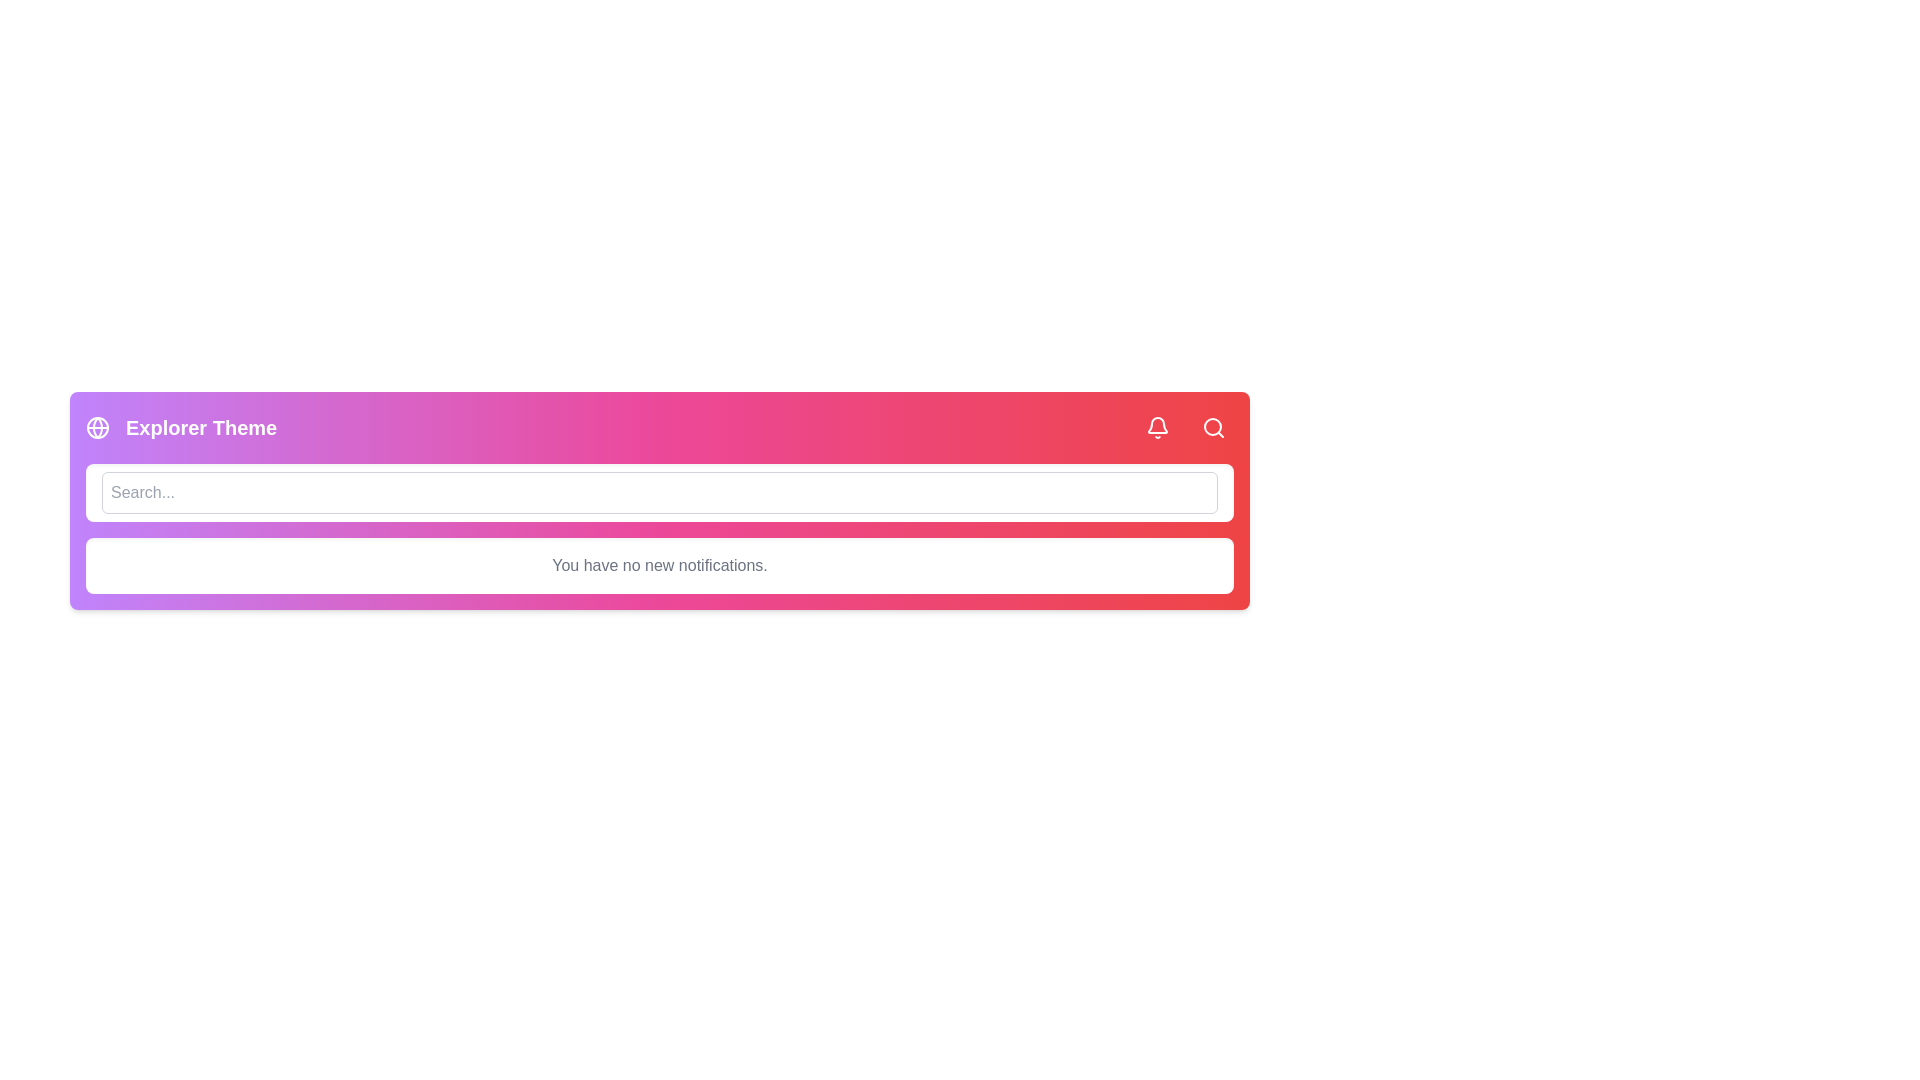  Describe the element at coordinates (1213, 427) in the screenshot. I see `the circular search button with a magnifying glass icon located in the top-right corner of the interface to initiate a search` at that location.